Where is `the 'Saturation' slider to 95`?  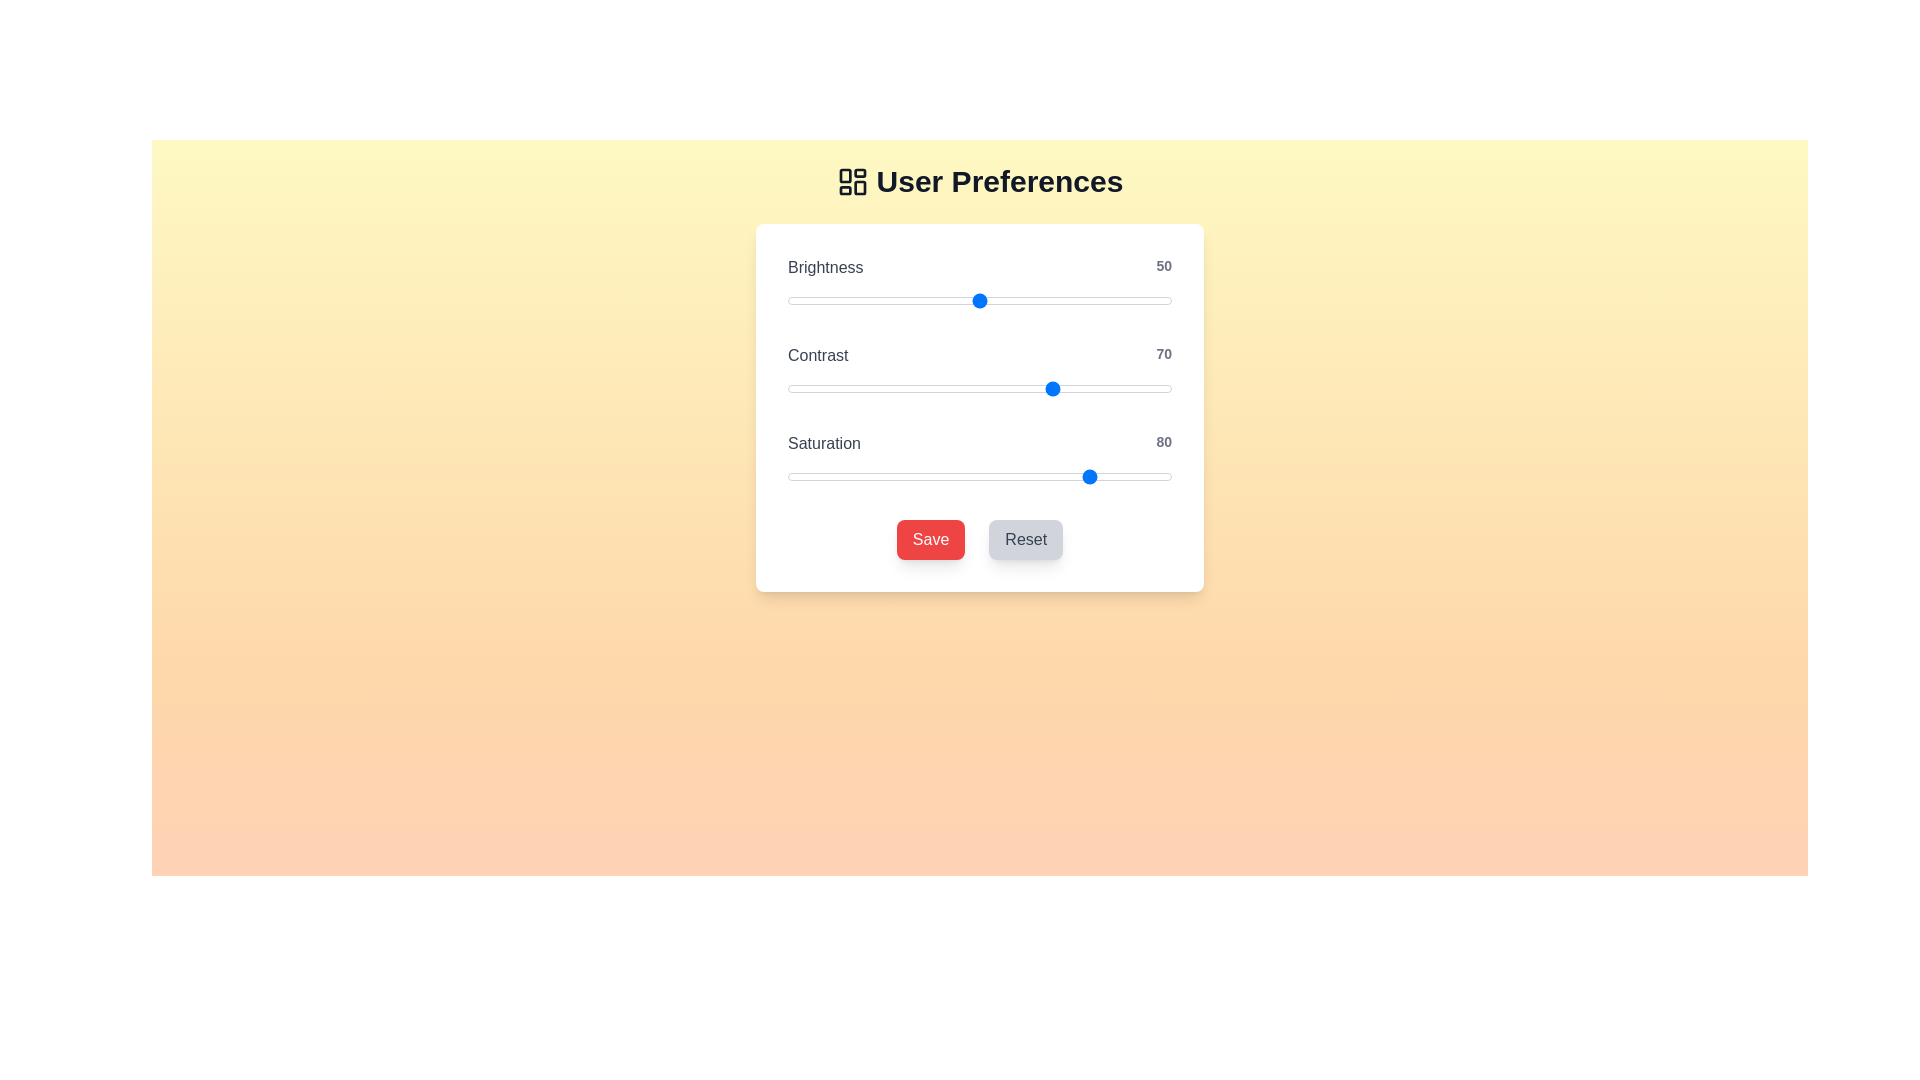 the 'Saturation' slider to 95 is located at coordinates (1152, 477).